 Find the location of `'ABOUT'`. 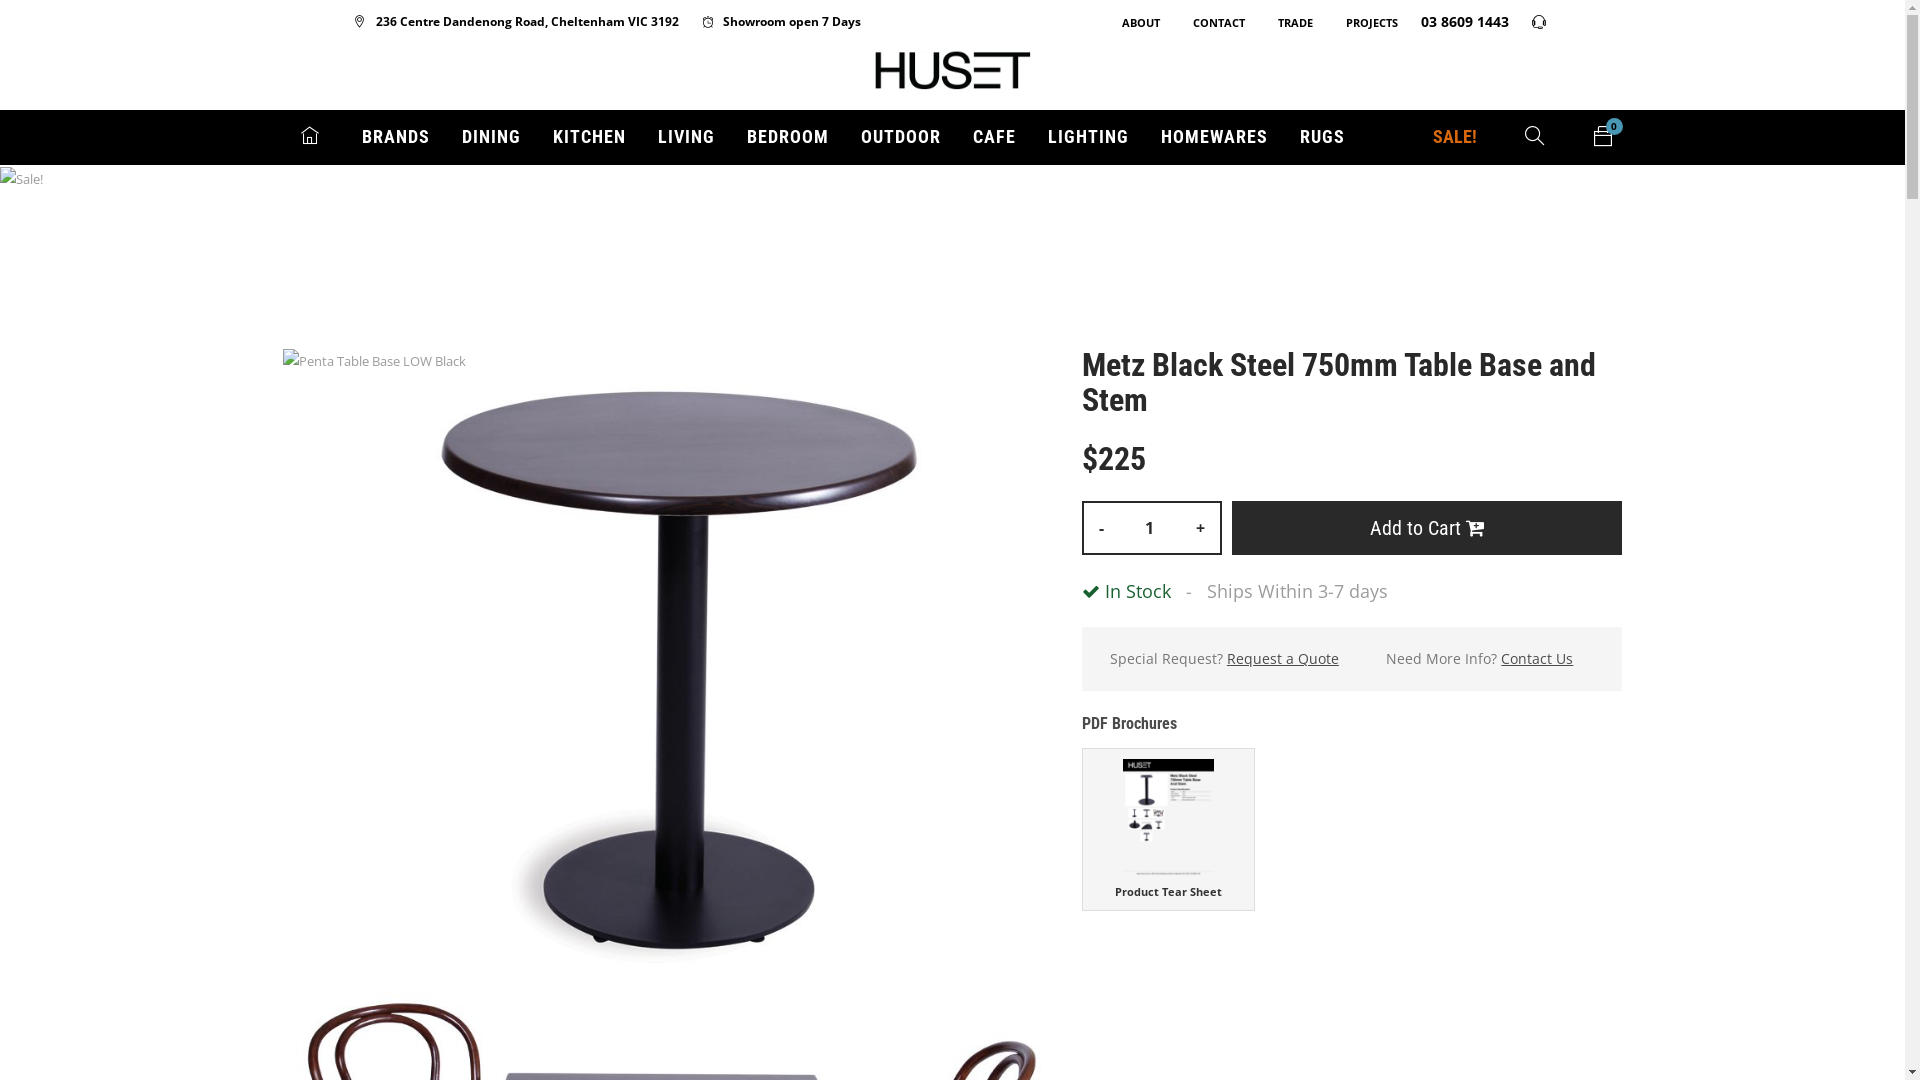

'ABOUT' is located at coordinates (1131, 22).